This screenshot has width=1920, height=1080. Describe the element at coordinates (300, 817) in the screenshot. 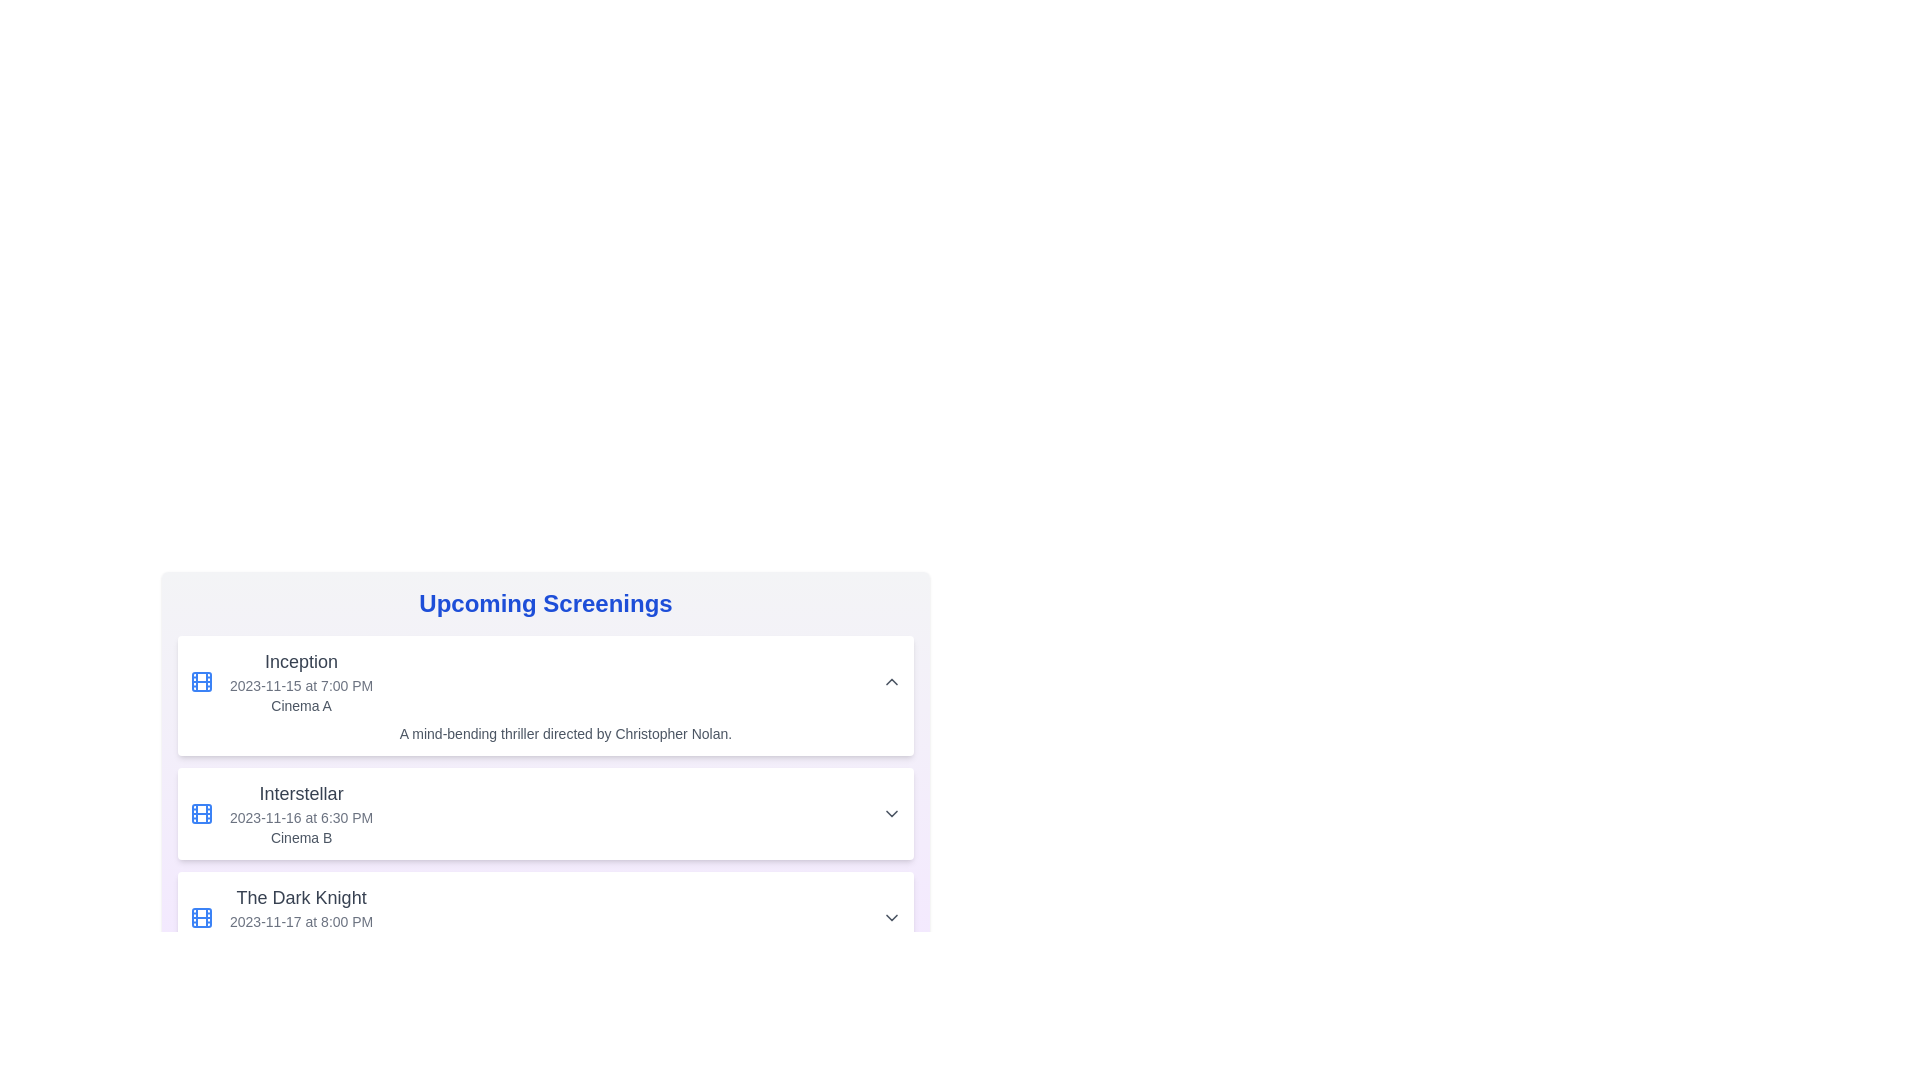

I see `the static text label that displays the scheduled date and time for the movie 'Interstellar', located centrally below the title 'Interstellar' in the second list item of a vertical list of movie screenings` at that location.